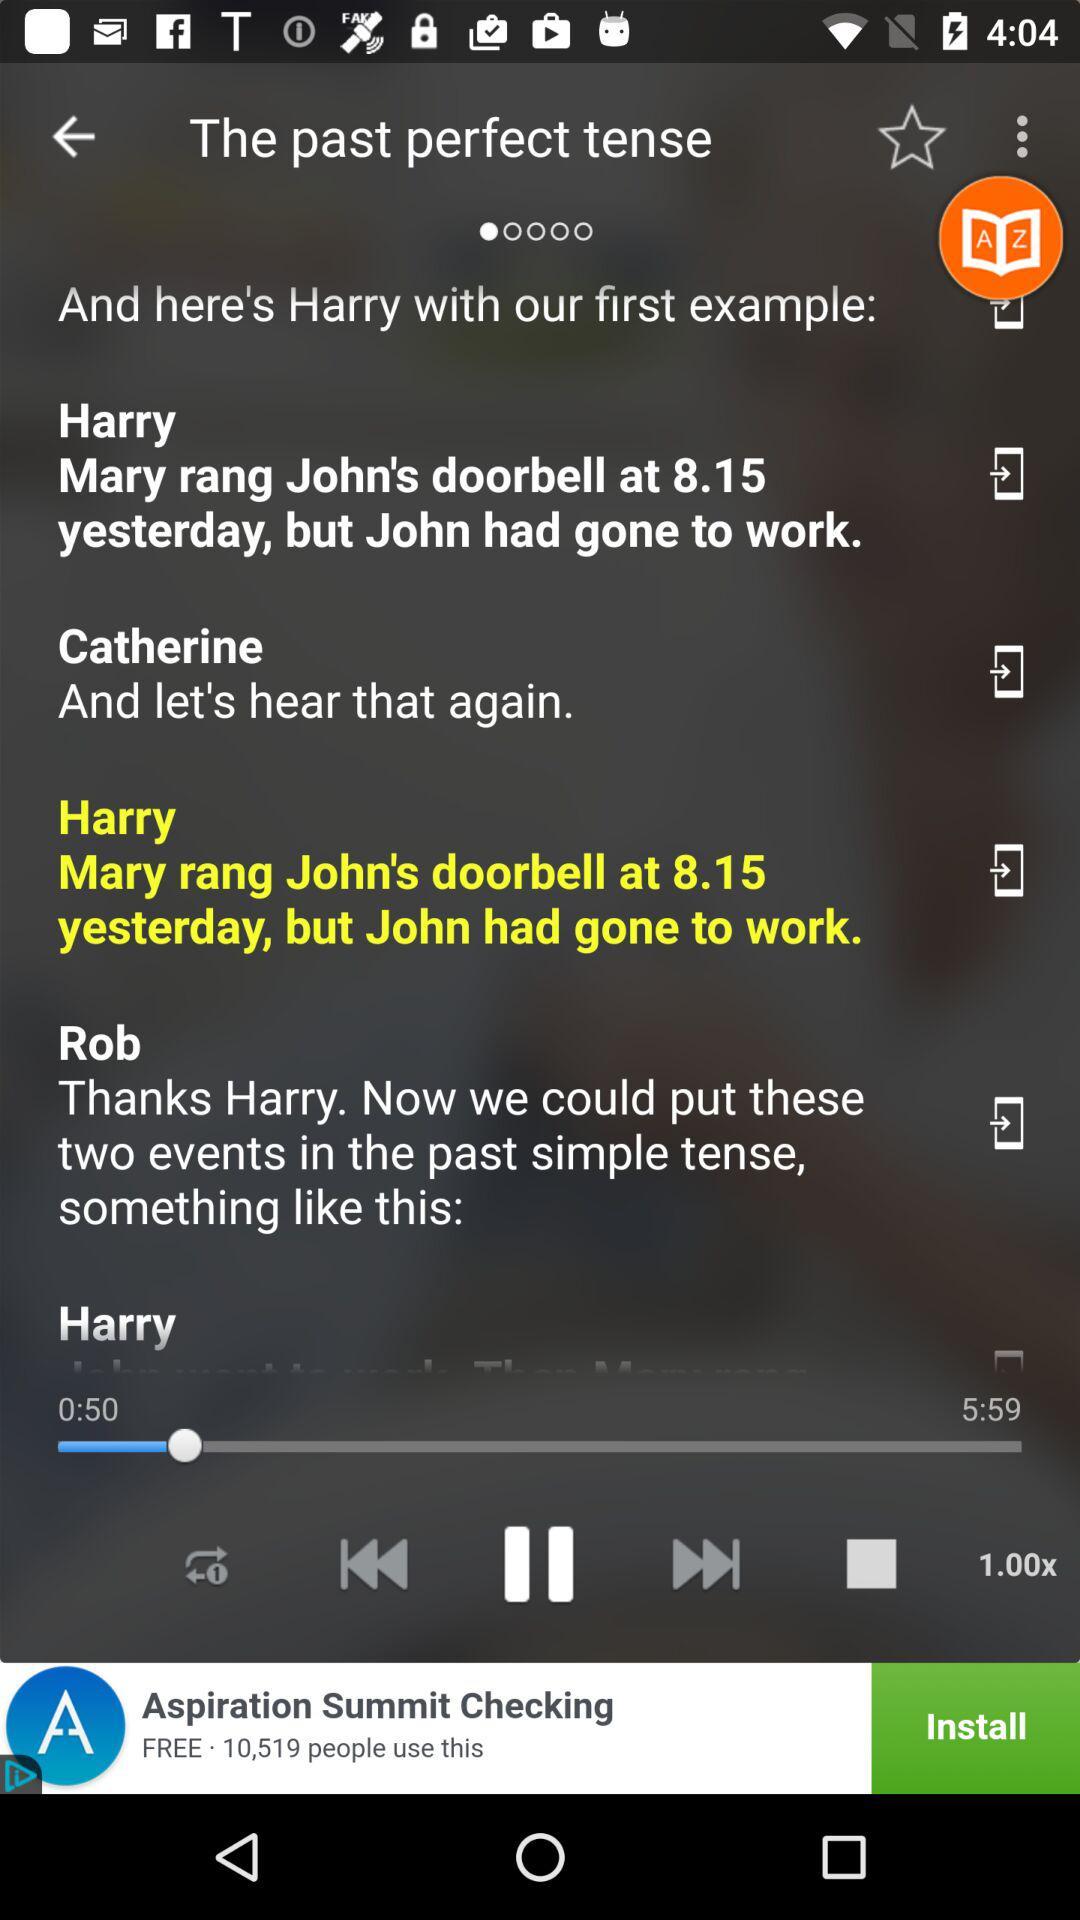 The width and height of the screenshot is (1080, 1920). What do you see at coordinates (373, 1562) in the screenshot?
I see `the av_rewind icon` at bounding box center [373, 1562].